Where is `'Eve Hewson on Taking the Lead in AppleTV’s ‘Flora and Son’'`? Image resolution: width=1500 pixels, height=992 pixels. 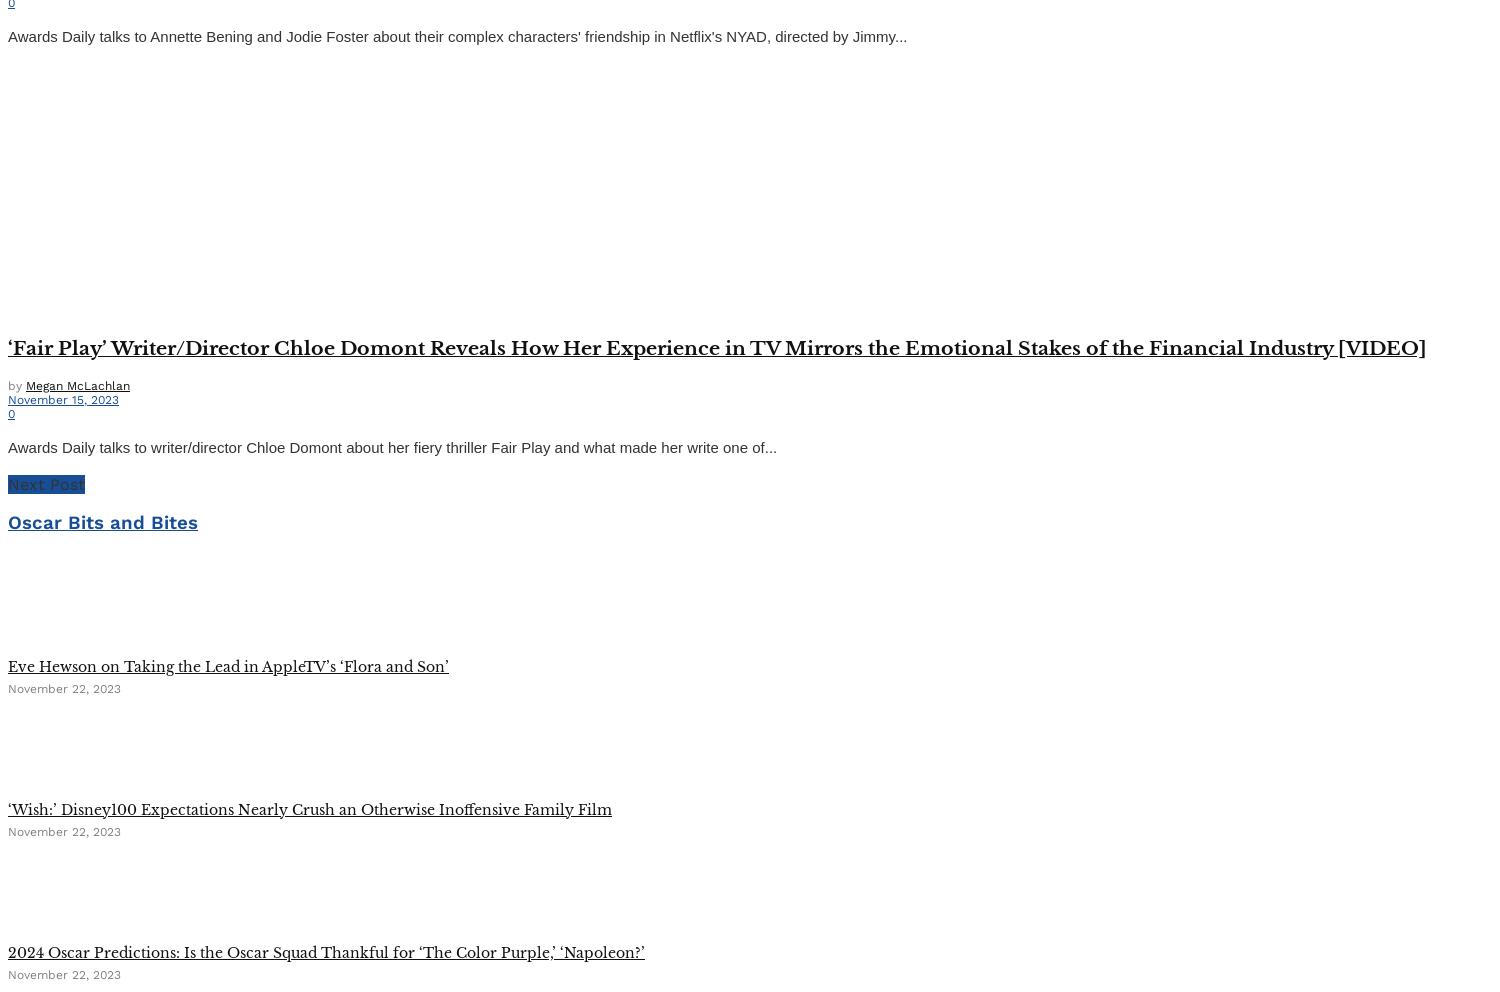 'Eve Hewson on Taking the Lead in AppleTV’s ‘Flora and Son’' is located at coordinates (227, 665).